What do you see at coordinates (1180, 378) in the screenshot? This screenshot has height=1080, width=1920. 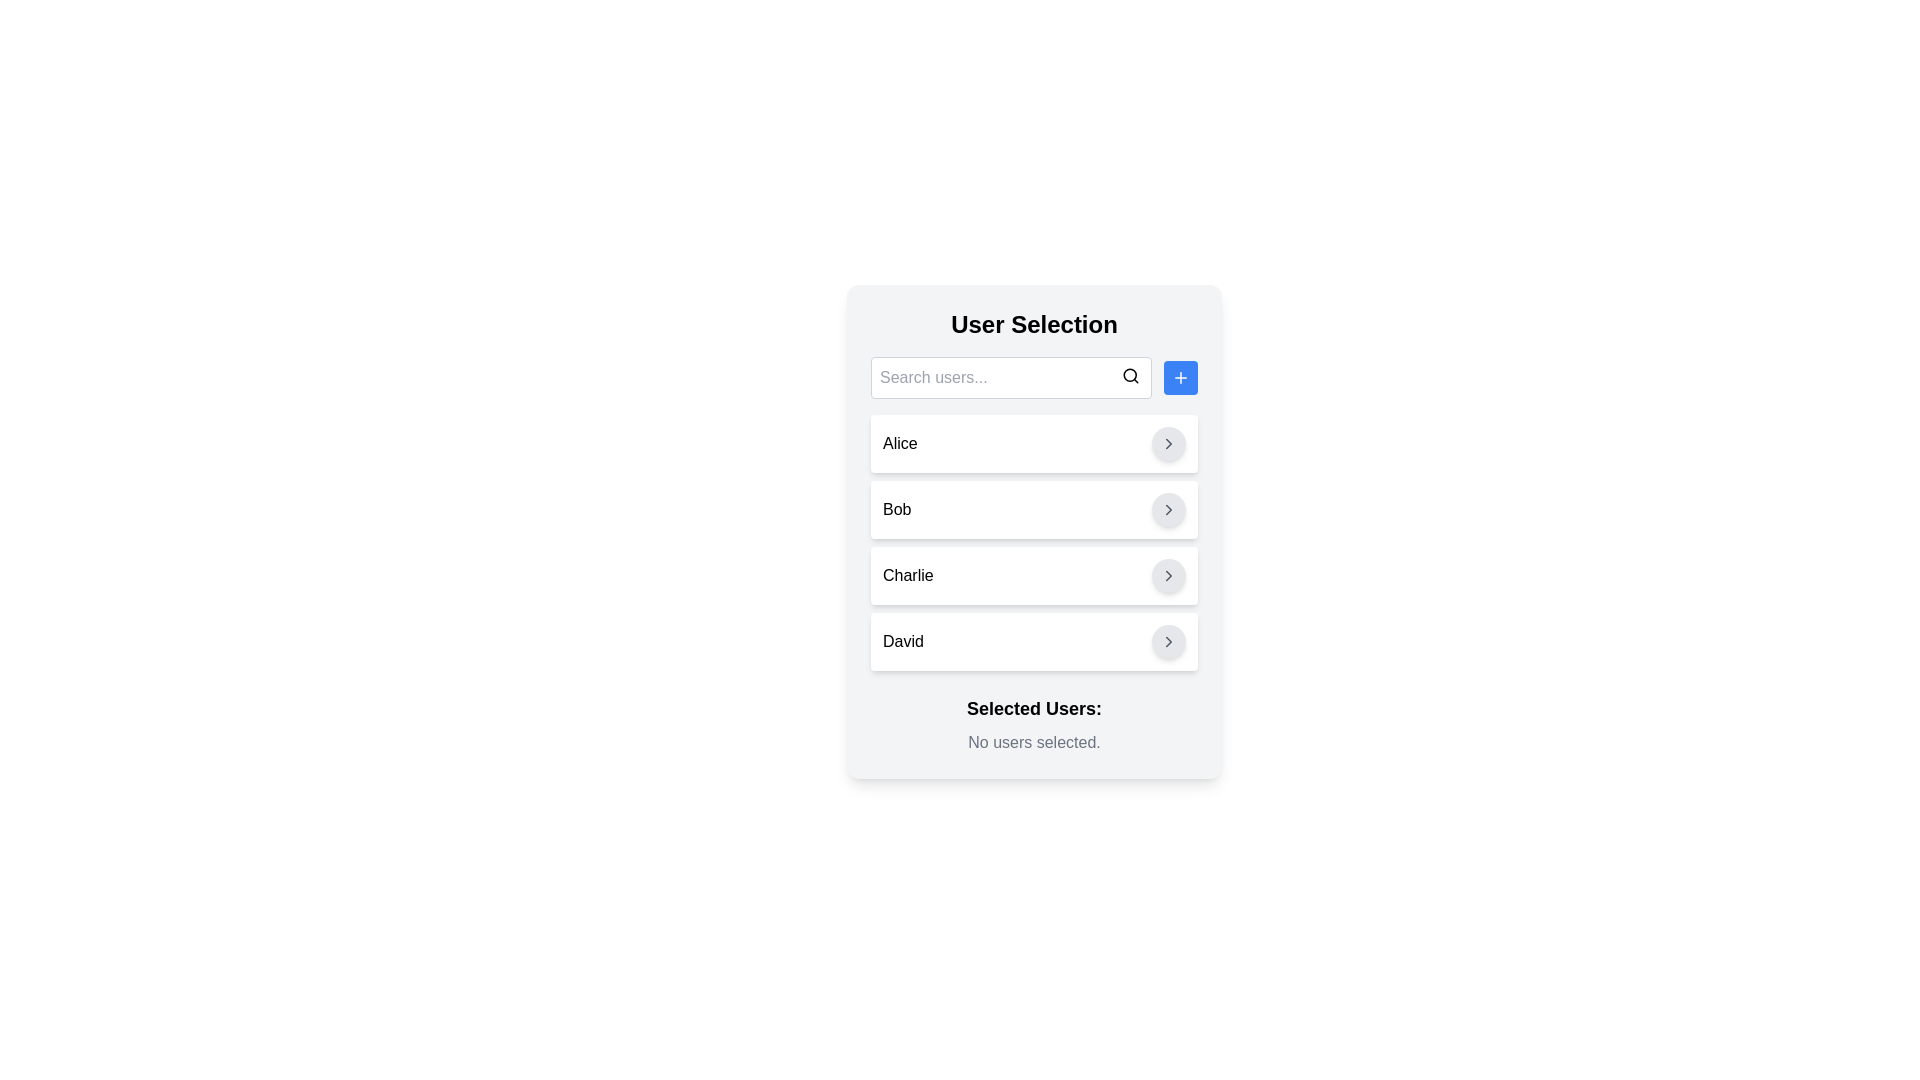 I see `the plus sign icon located in the button at the top right corner of the card layout` at bounding box center [1180, 378].